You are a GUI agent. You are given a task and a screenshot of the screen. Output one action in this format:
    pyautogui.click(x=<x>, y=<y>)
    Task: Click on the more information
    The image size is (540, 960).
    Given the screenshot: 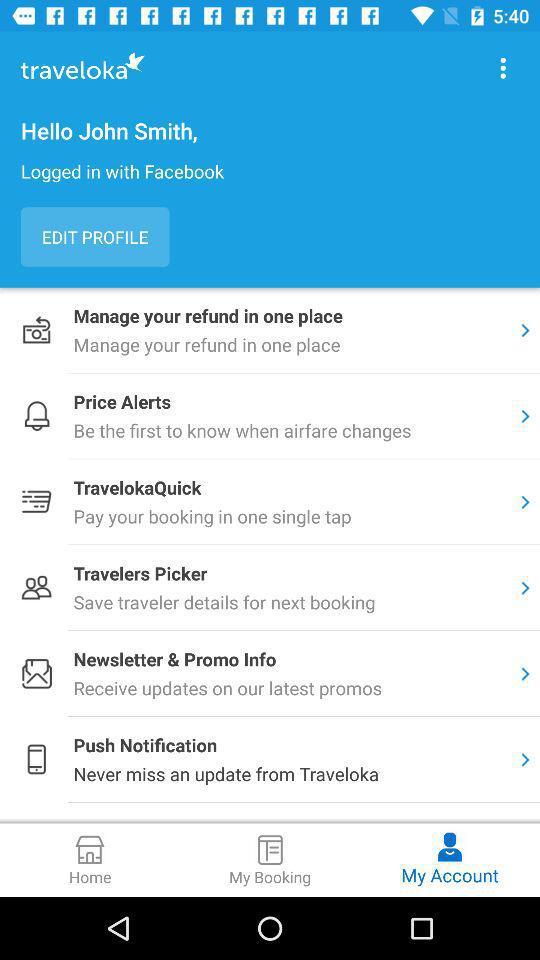 What is the action you would take?
    pyautogui.click(x=502, y=68)
    